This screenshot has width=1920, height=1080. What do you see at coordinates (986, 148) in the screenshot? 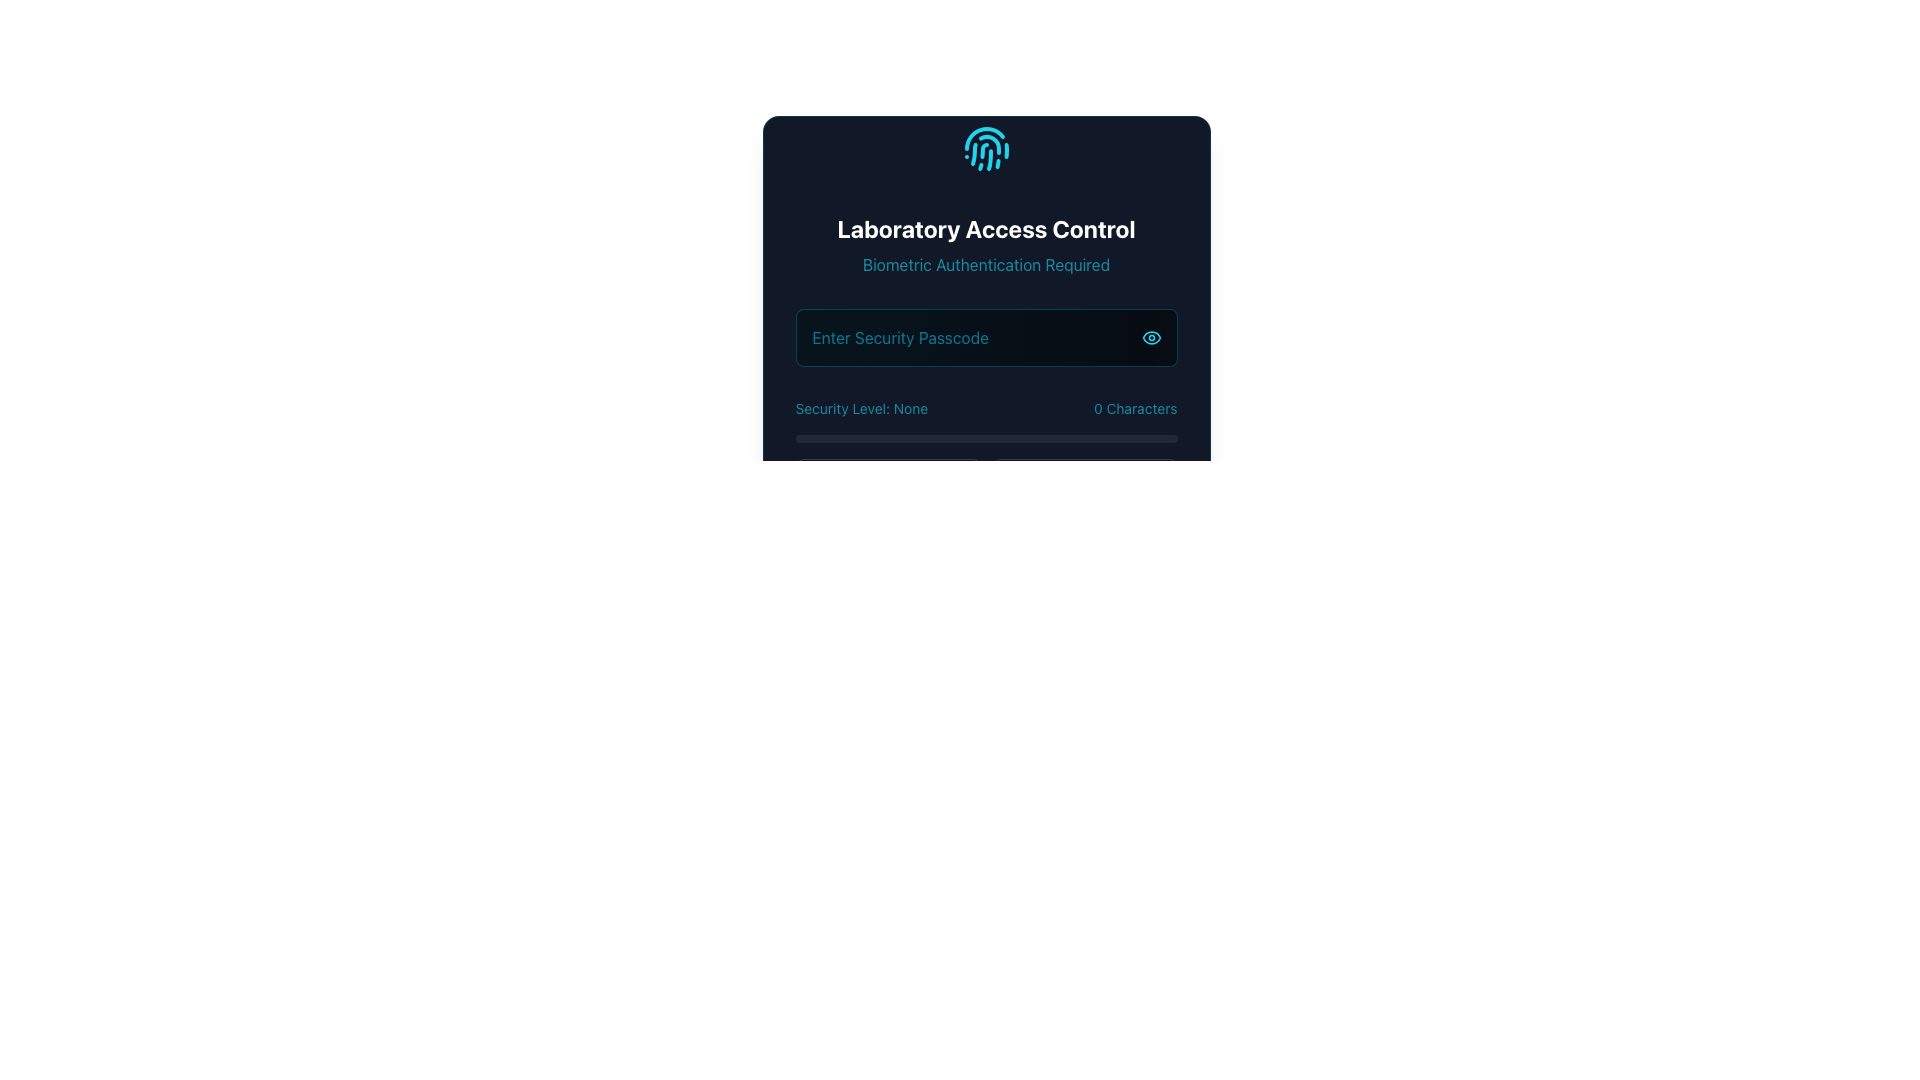
I see `the circular animated highlight with a cyan outline surrounding the fingerprint icon at the top of the panel` at bounding box center [986, 148].